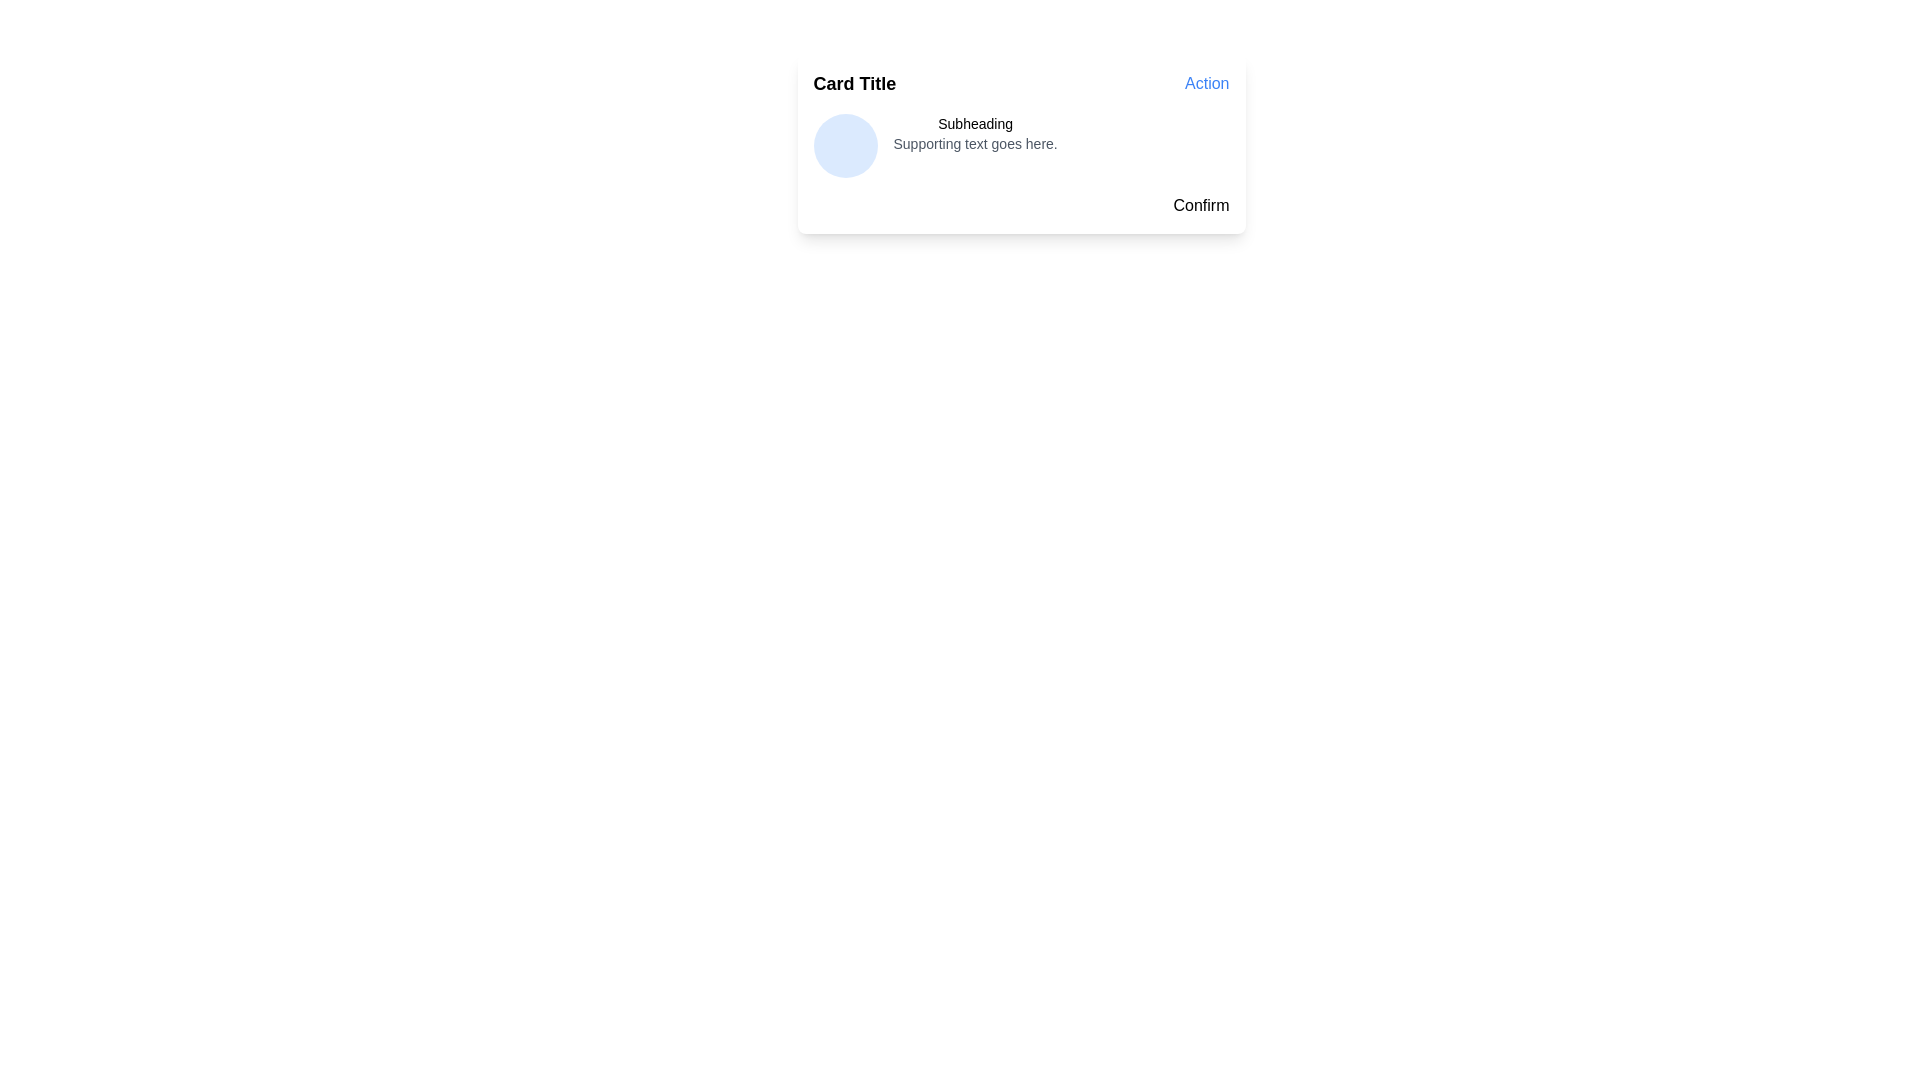 The image size is (1920, 1080). I want to click on the Text Block that provides a subheading and context for the card's content, located in the middle-right region next to a circular shape and above the 'Confirm' button, so click(975, 145).